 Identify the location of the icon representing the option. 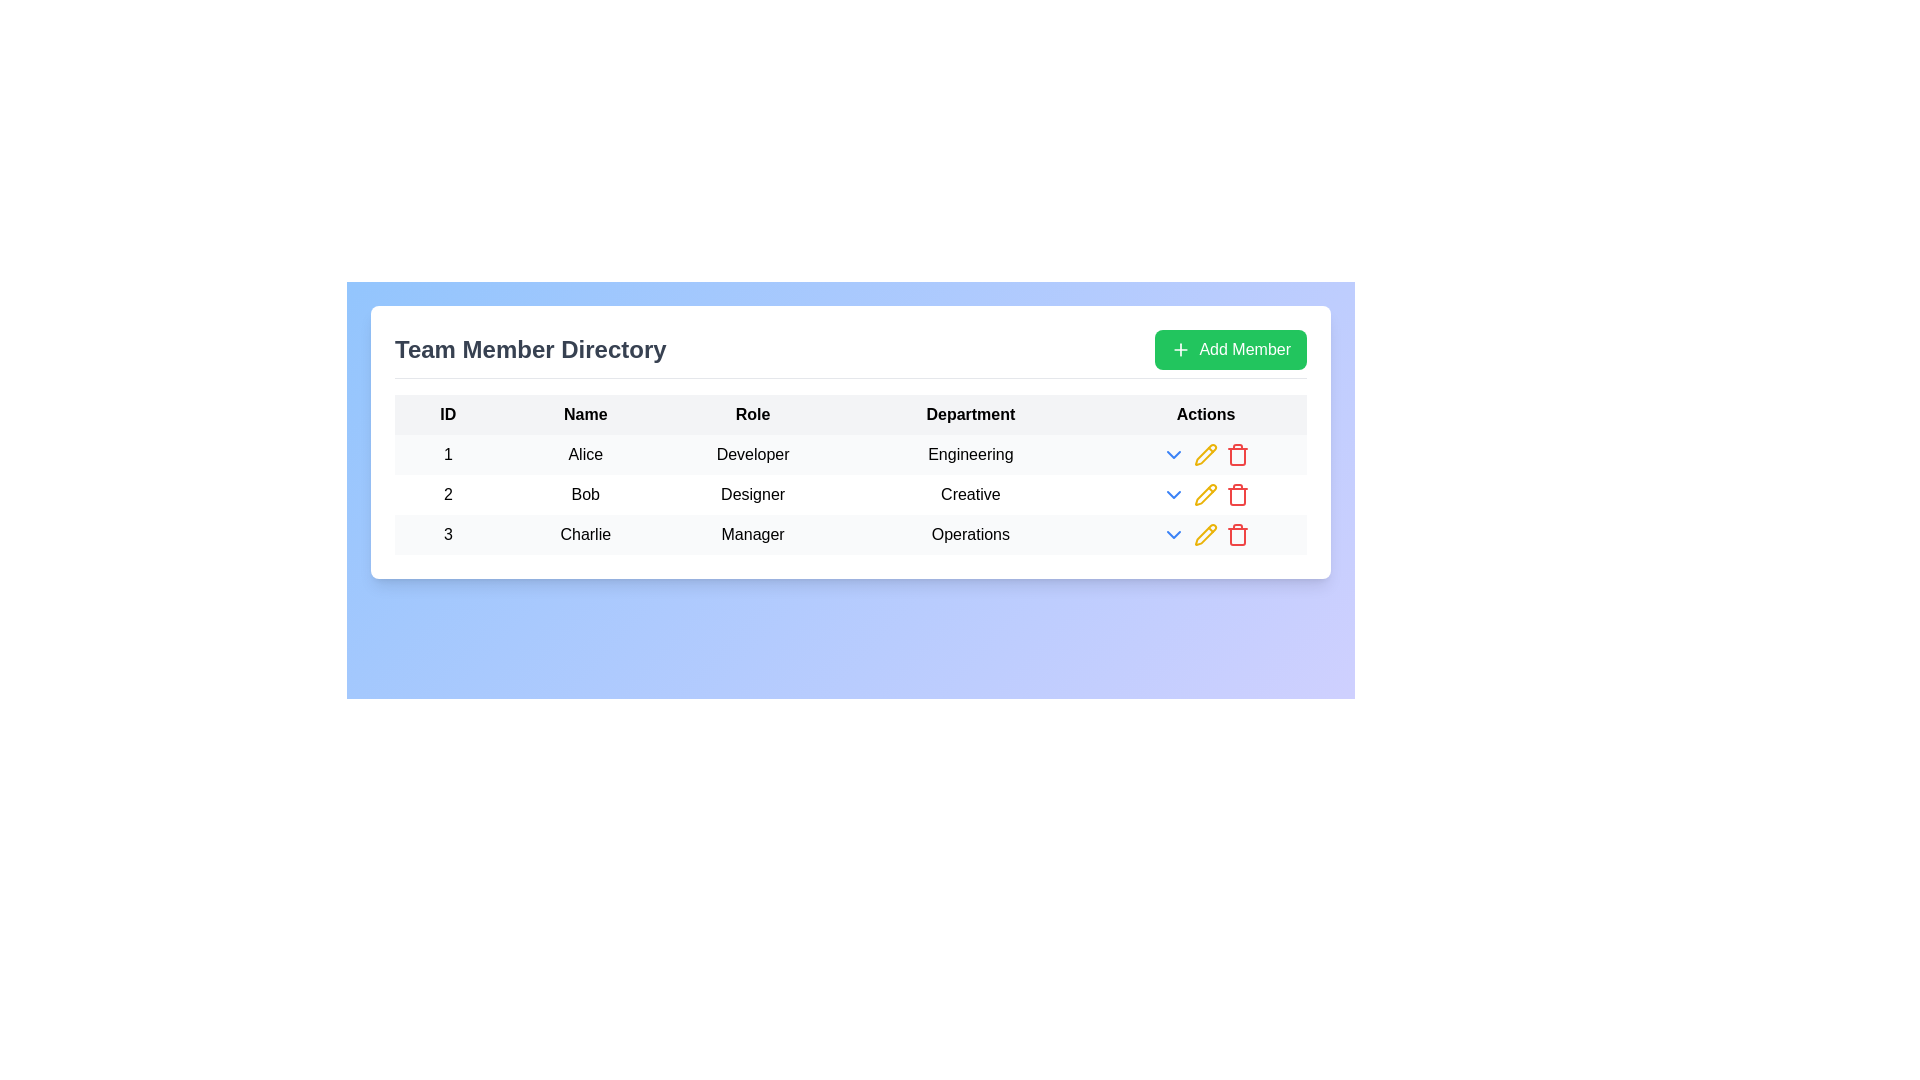
(1181, 349).